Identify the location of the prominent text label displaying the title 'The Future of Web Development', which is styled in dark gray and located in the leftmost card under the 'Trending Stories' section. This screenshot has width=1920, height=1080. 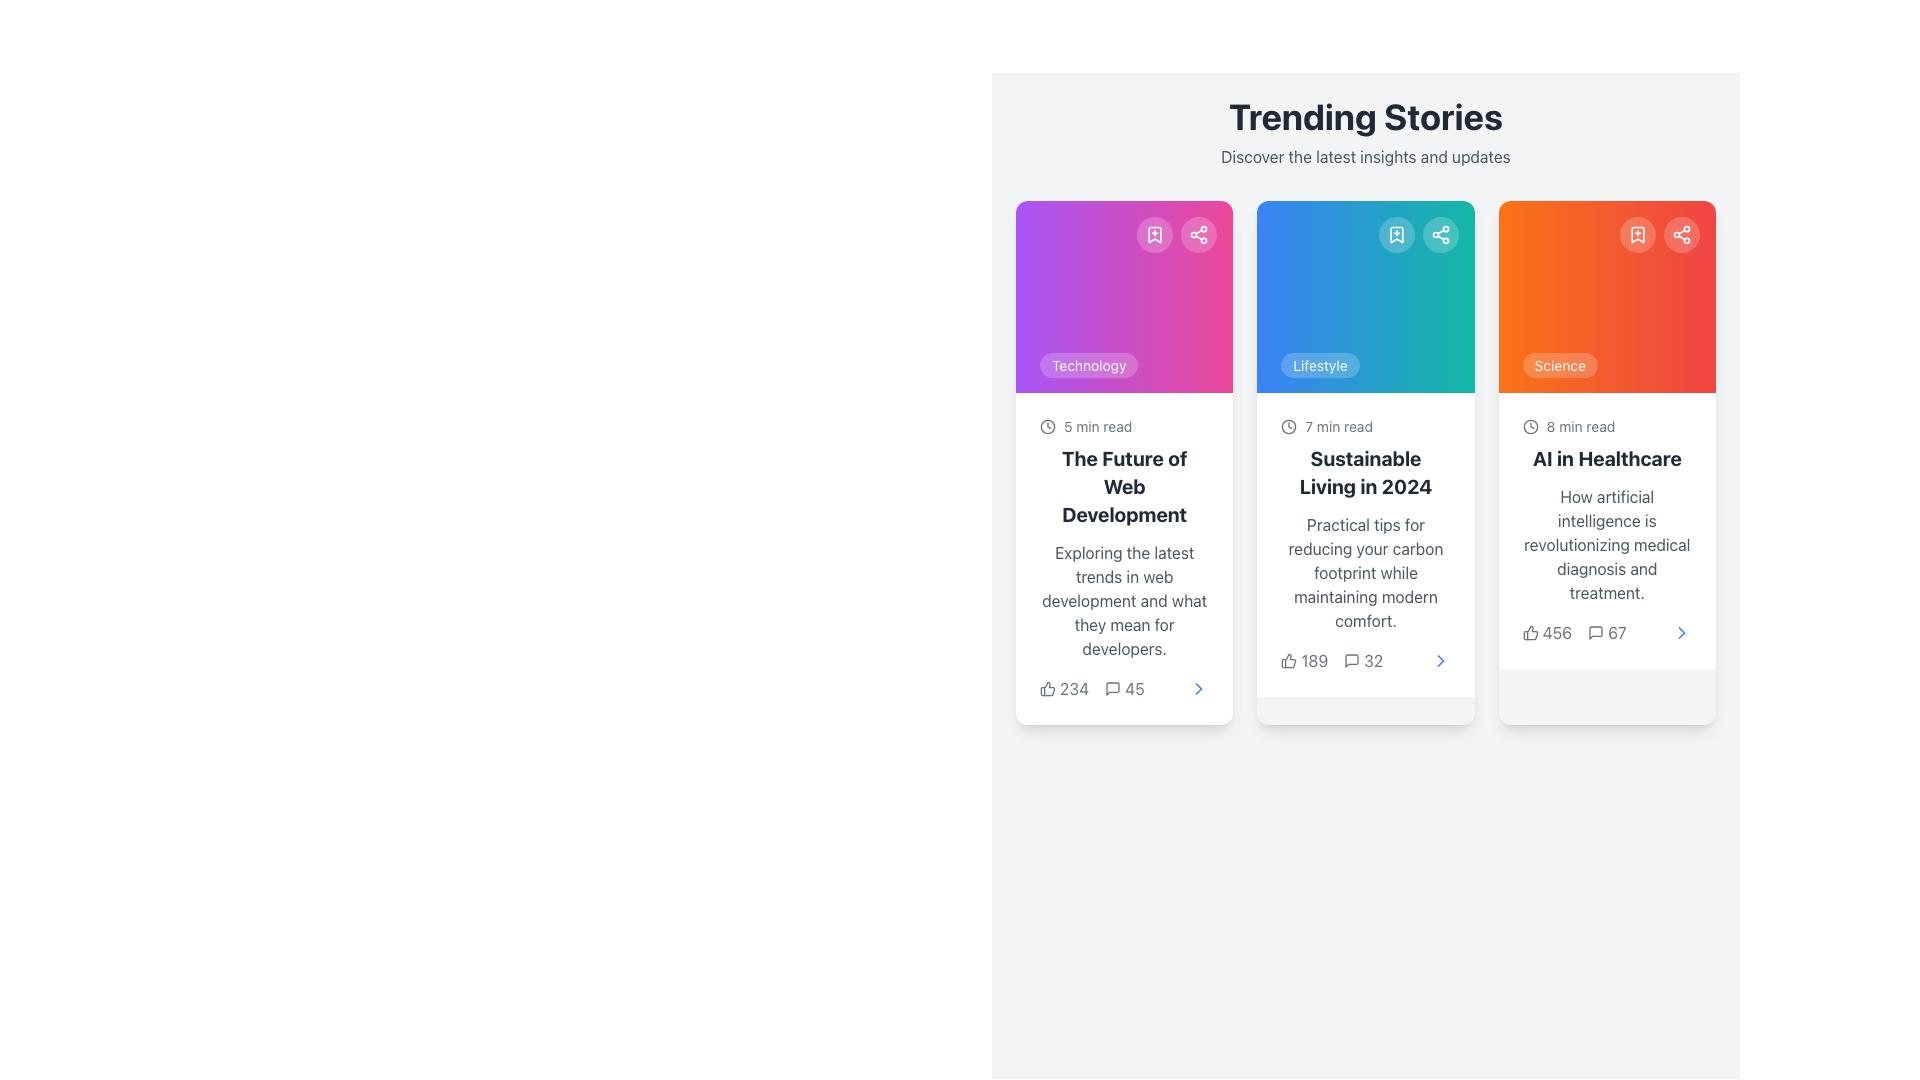
(1124, 486).